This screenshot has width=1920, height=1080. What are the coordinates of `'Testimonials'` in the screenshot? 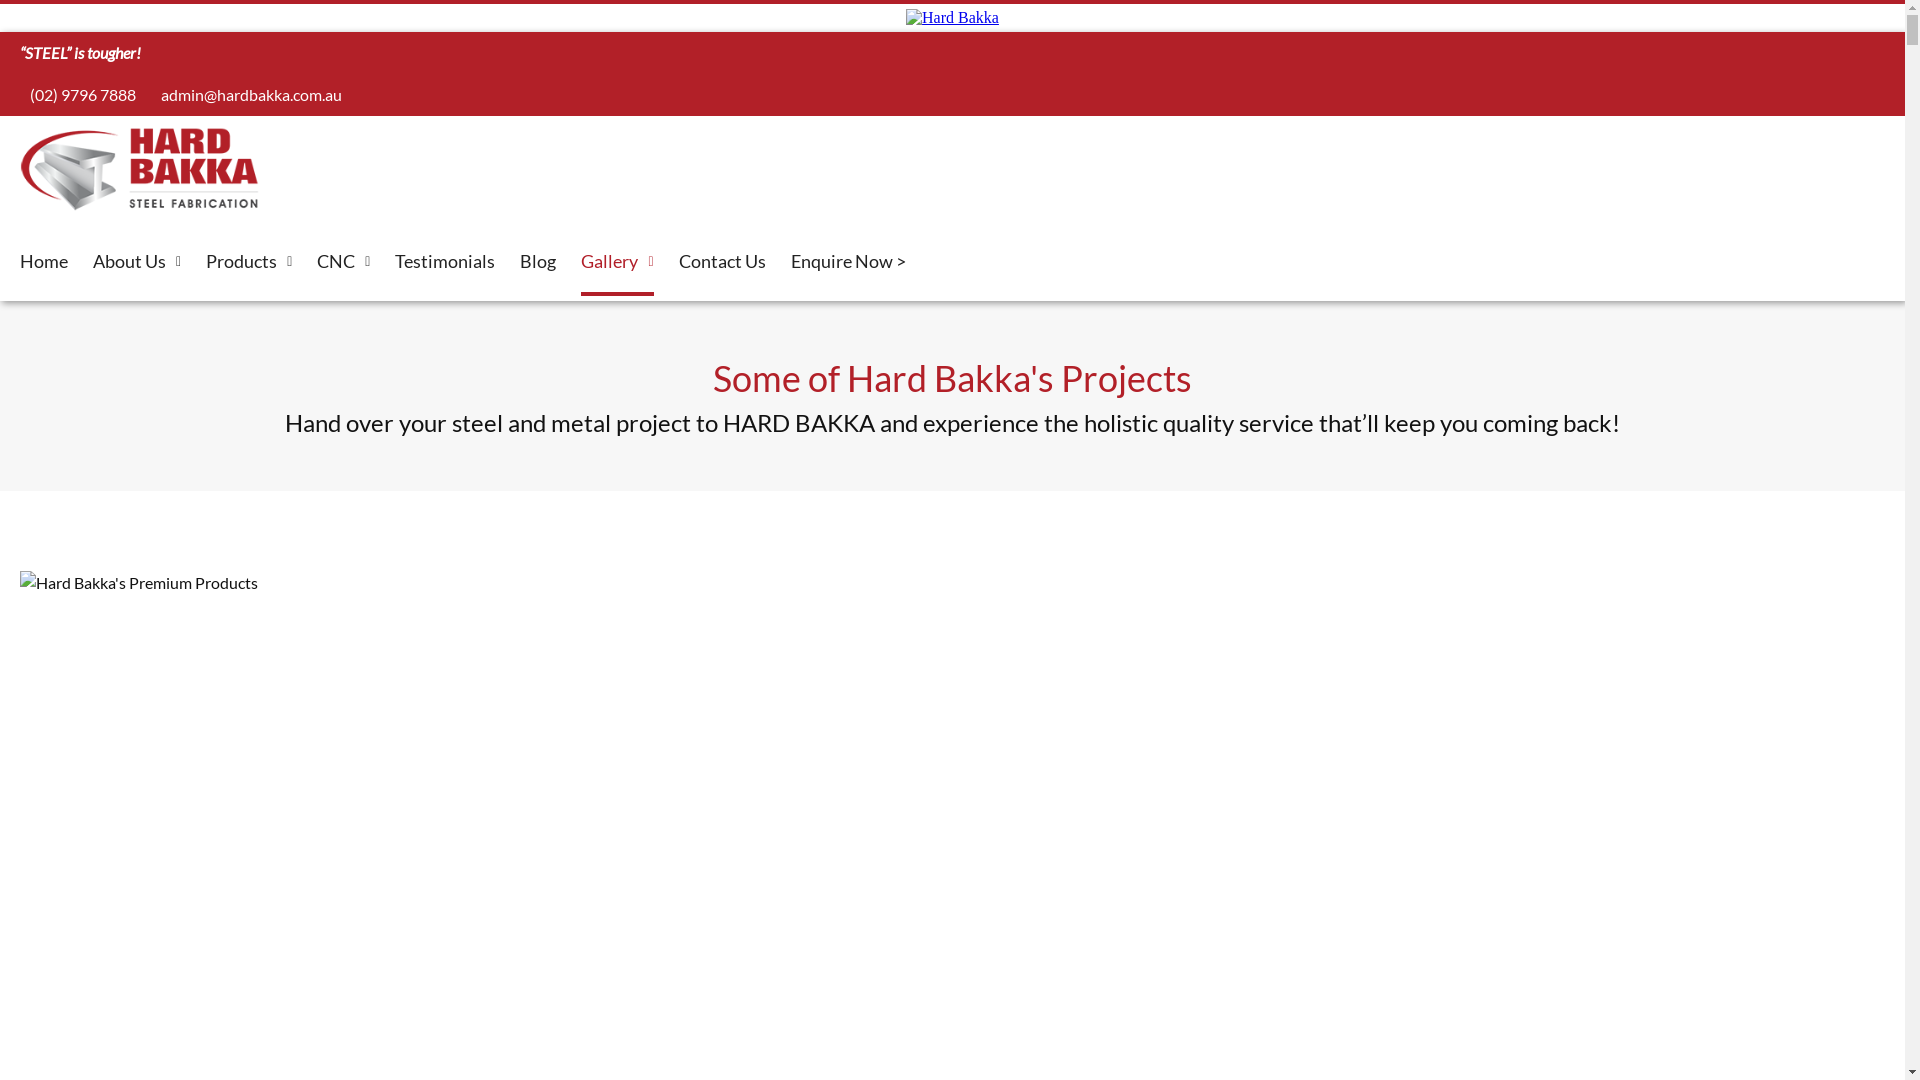 It's located at (394, 261).